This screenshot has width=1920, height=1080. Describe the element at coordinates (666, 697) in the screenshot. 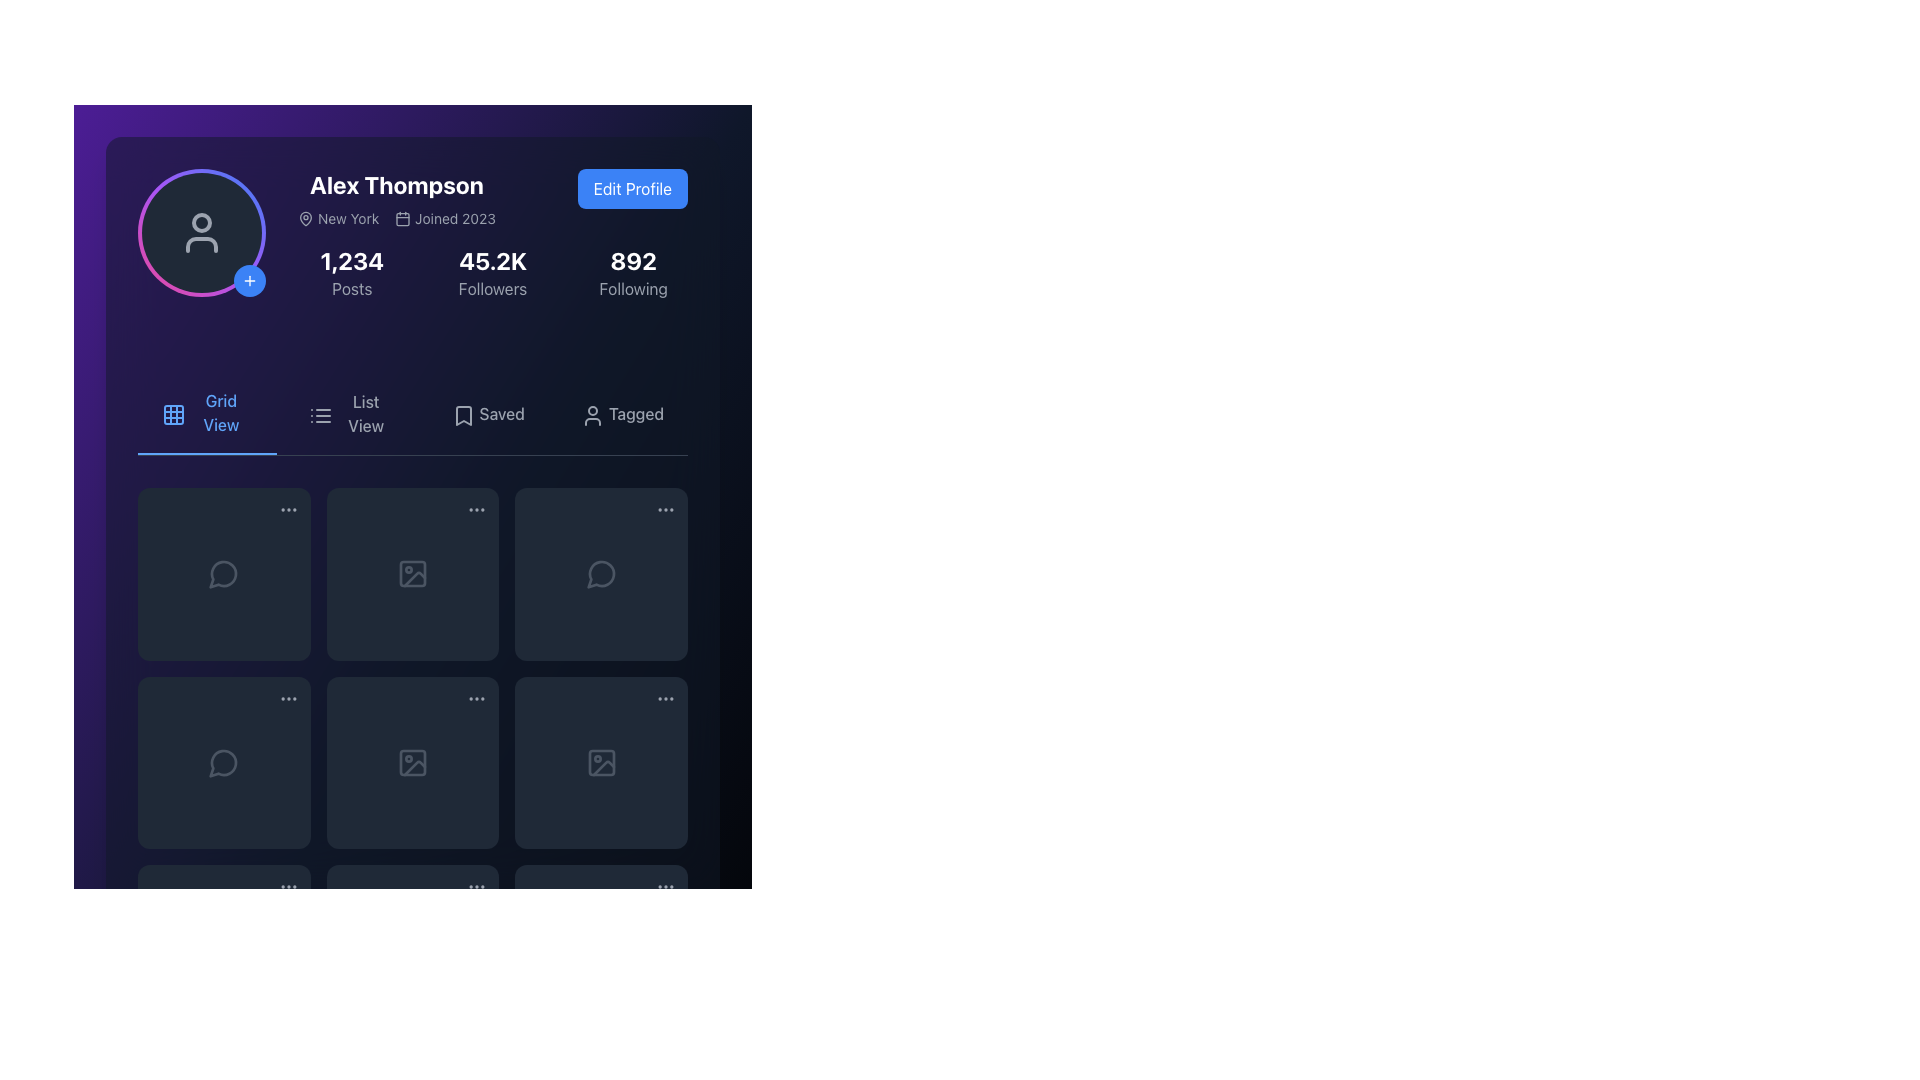

I see `the overflow menu icon styled as an ellipsis, located in the last column of the lower row of the grid` at that location.